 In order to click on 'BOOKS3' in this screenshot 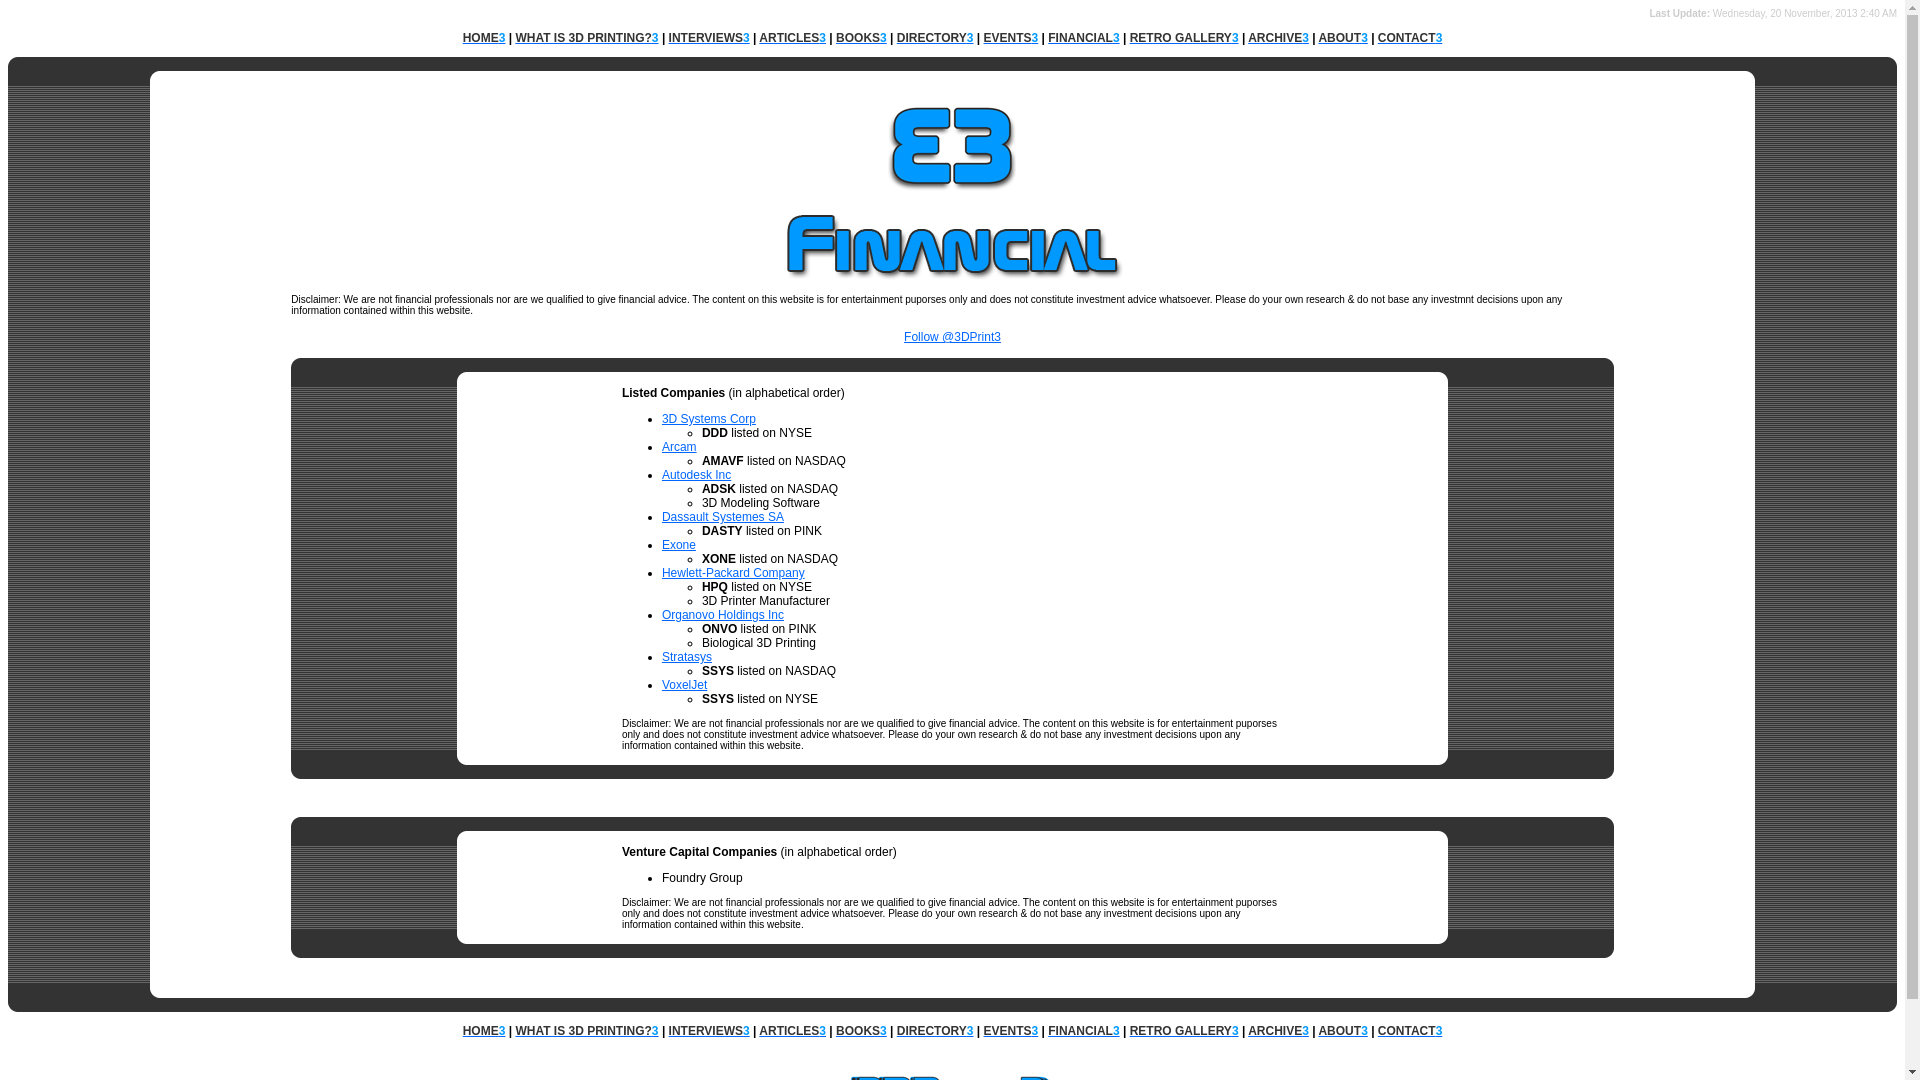, I will do `click(861, 1030)`.